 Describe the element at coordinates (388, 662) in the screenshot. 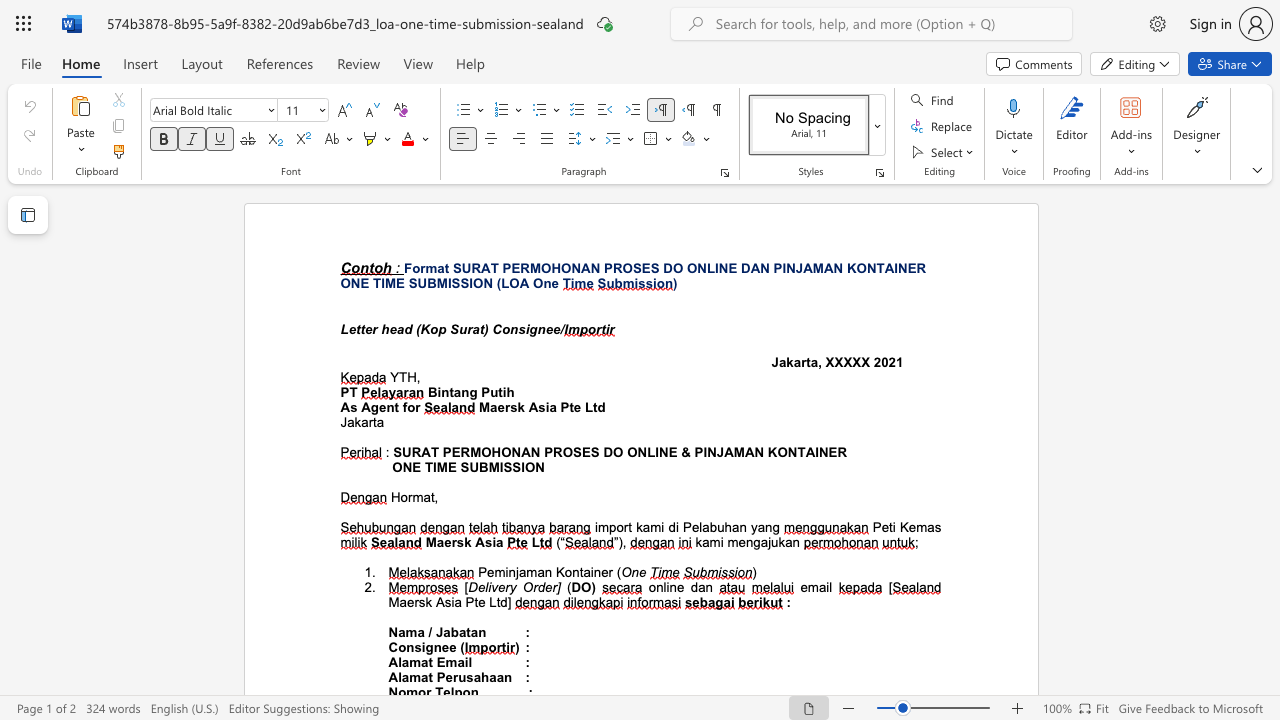

I see `the subset text "Alamat E" within the text "Alamat Email"` at that location.